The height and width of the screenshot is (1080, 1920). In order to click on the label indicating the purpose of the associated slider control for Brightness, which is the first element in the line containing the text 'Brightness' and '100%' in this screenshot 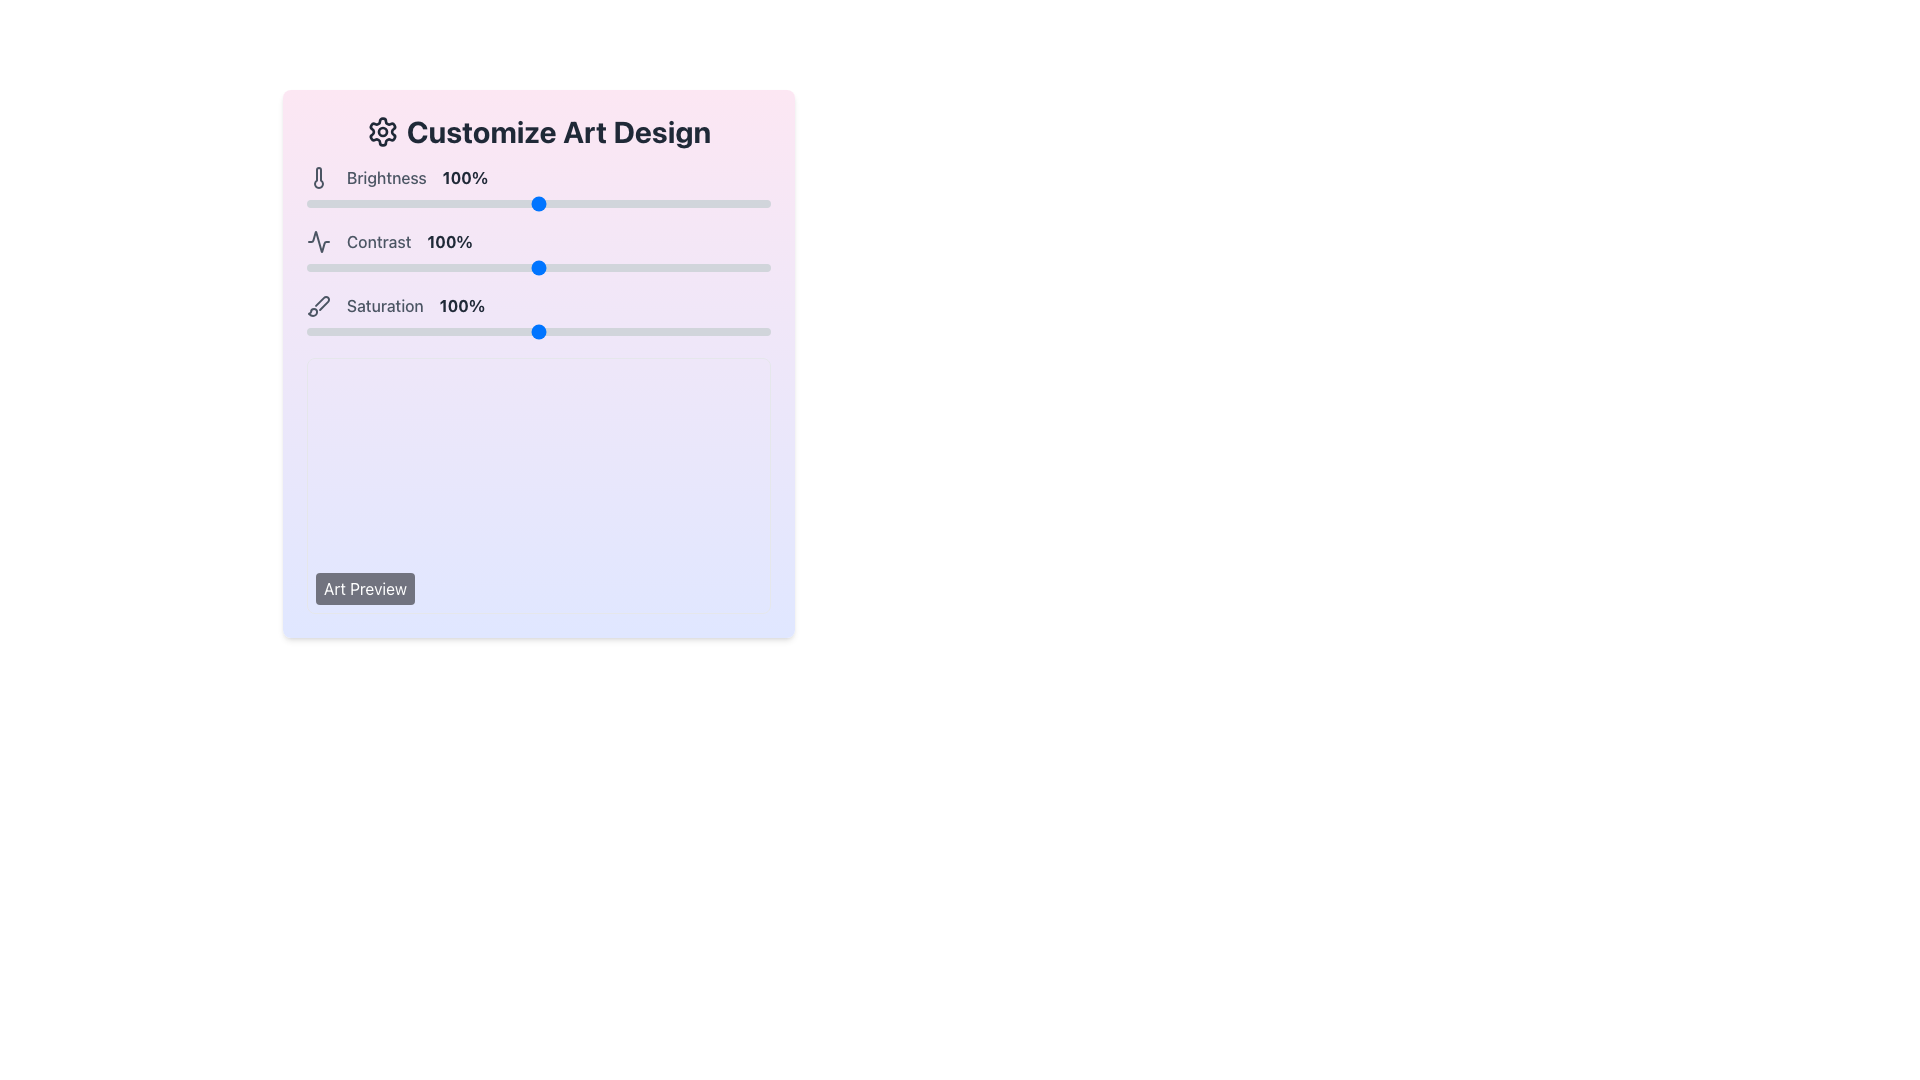, I will do `click(386, 176)`.